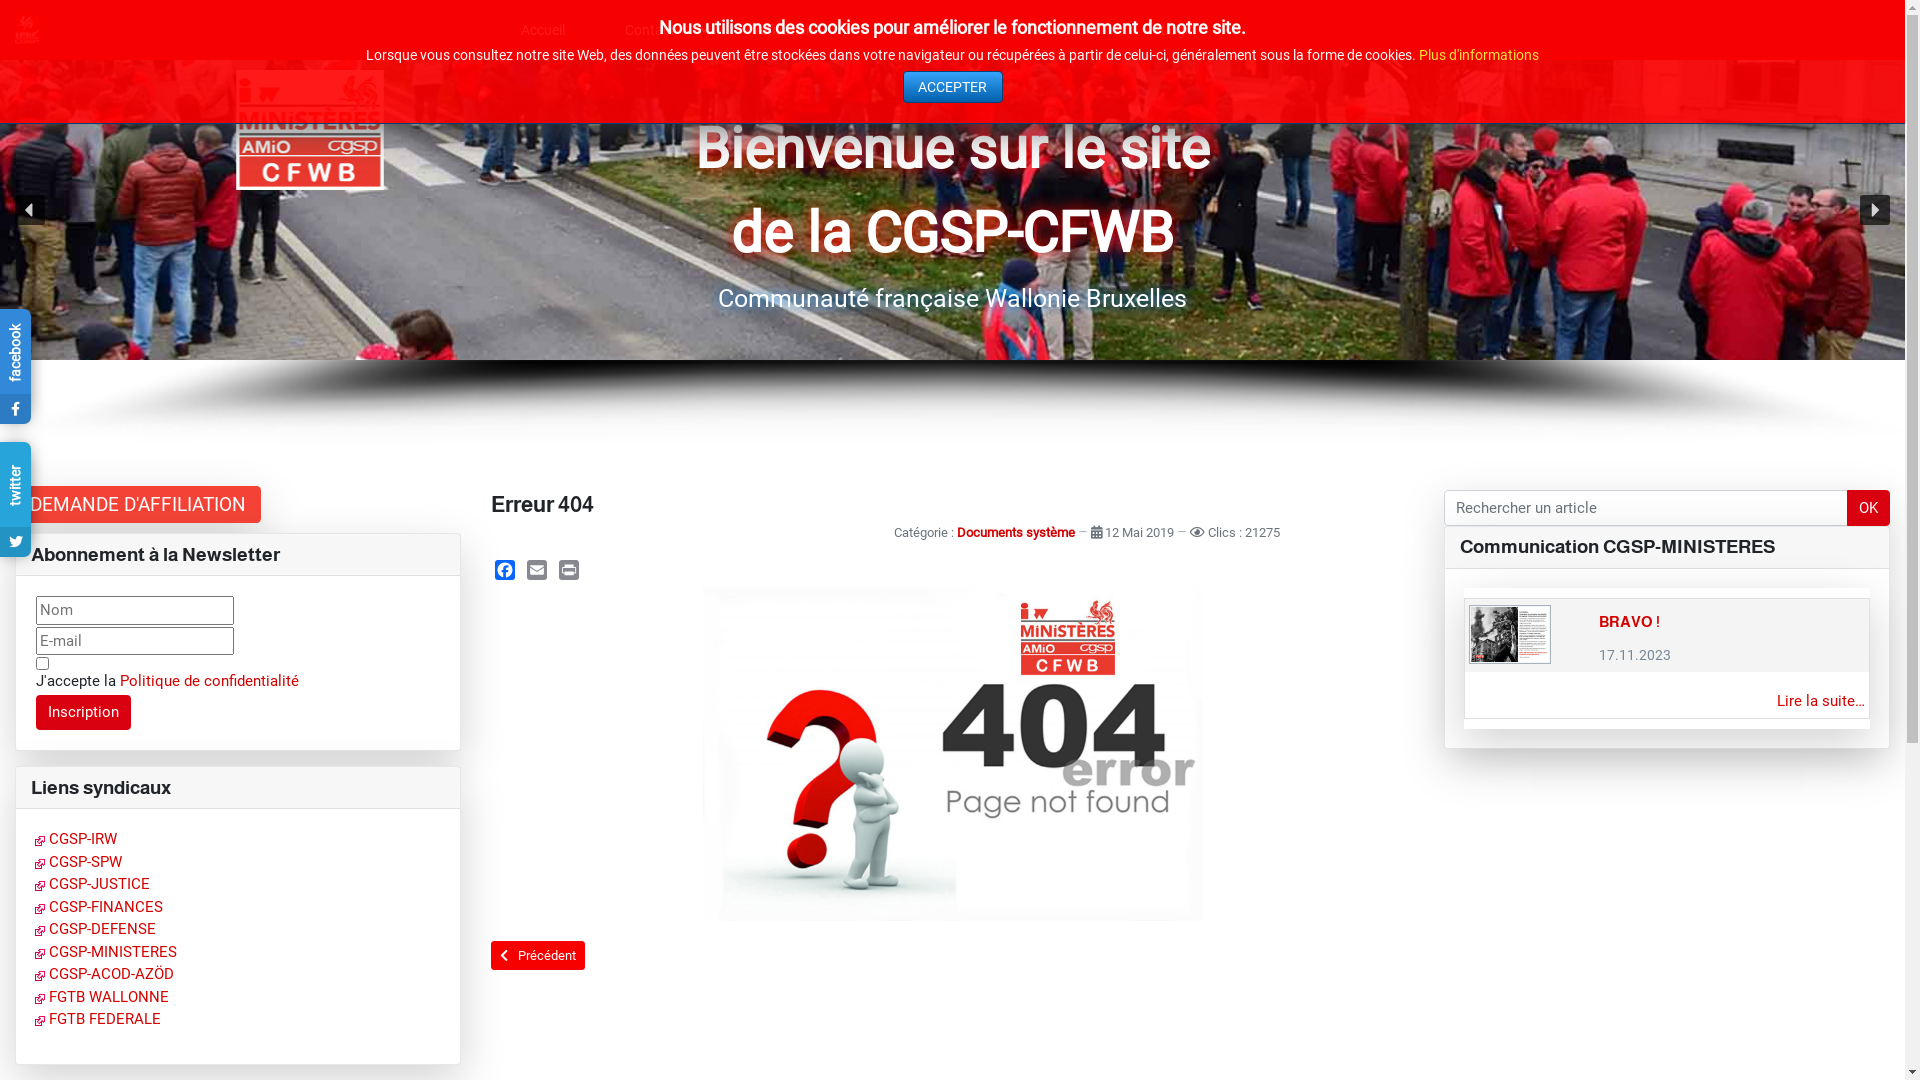 Image resolution: width=1920 pixels, height=1080 pixels. What do you see at coordinates (537, 570) in the screenshot?
I see `'Email'` at bounding box center [537, 570].